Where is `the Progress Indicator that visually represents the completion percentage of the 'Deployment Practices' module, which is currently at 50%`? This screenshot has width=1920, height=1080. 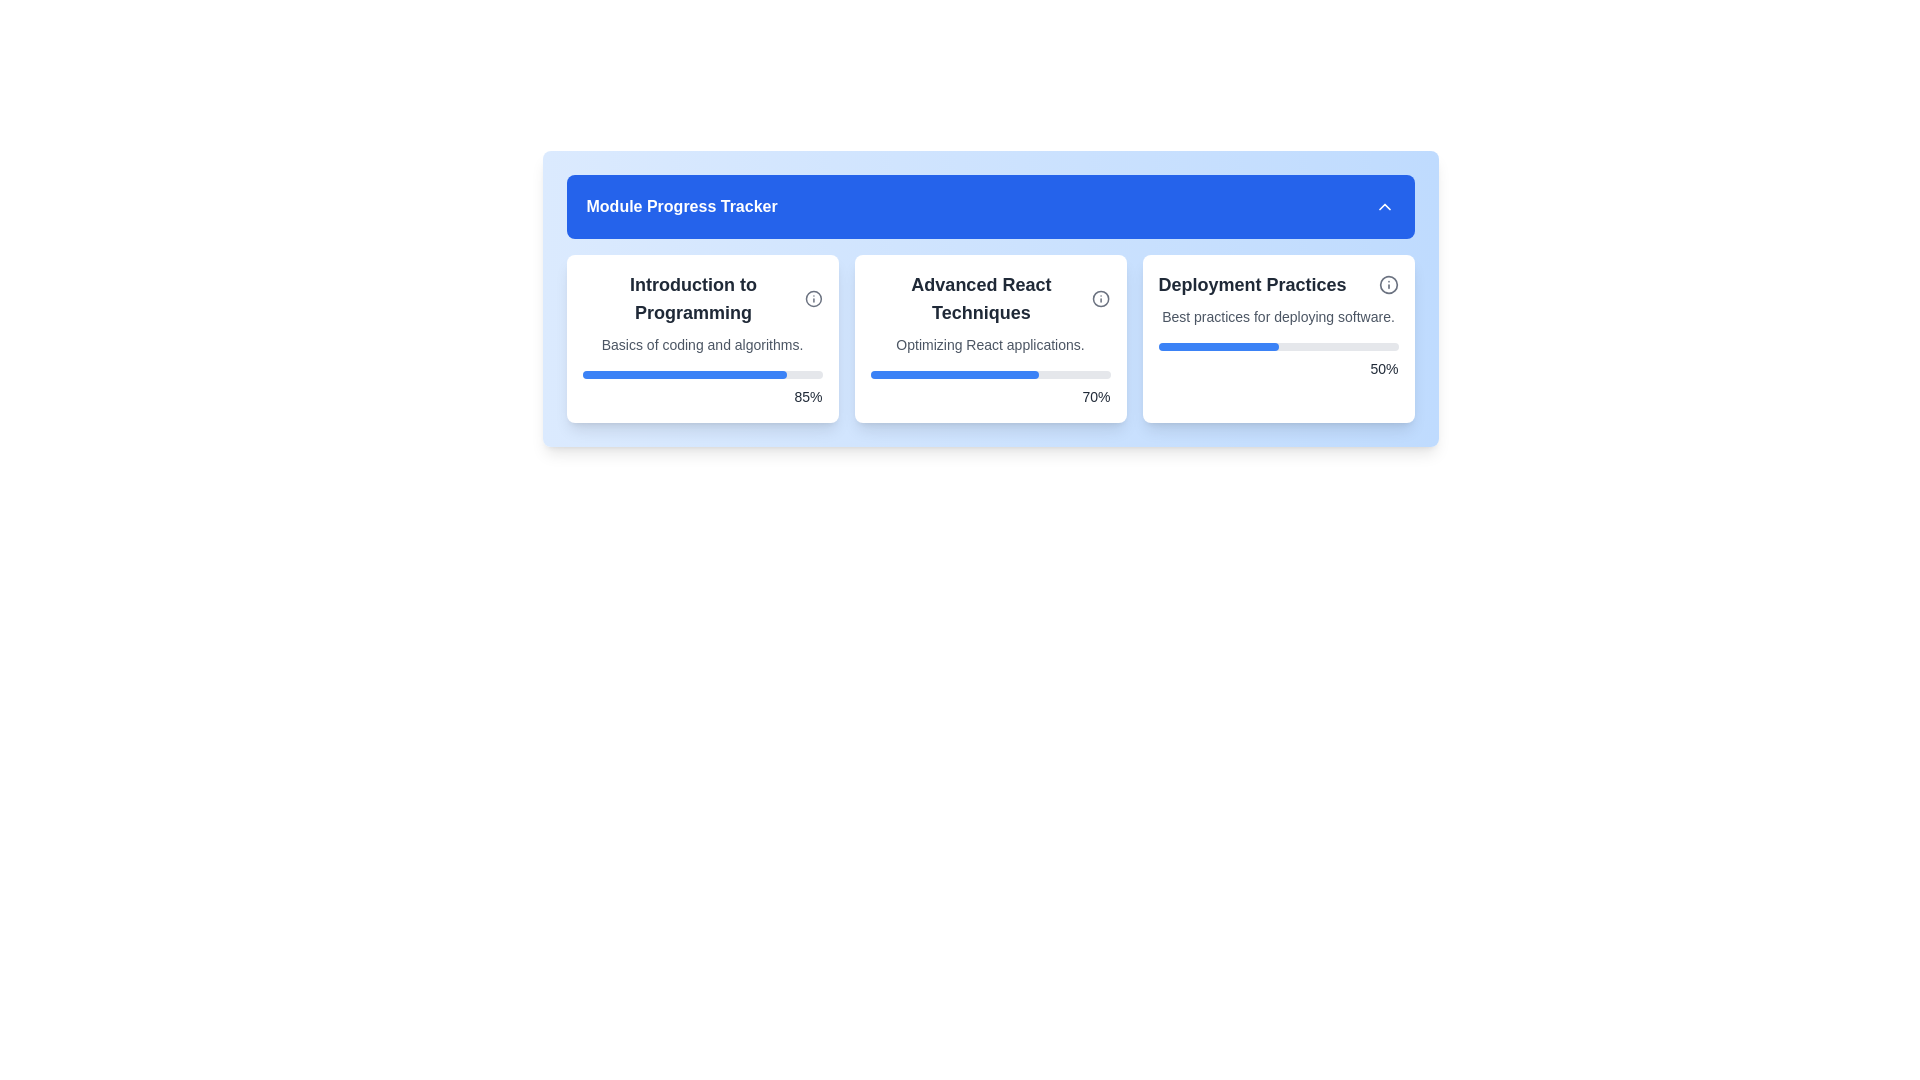 the Progress Indicator that visually represents the completion percentage of the 'Deployment Practices' module, which is currently at 50% is located at coordinates (1217, 346).